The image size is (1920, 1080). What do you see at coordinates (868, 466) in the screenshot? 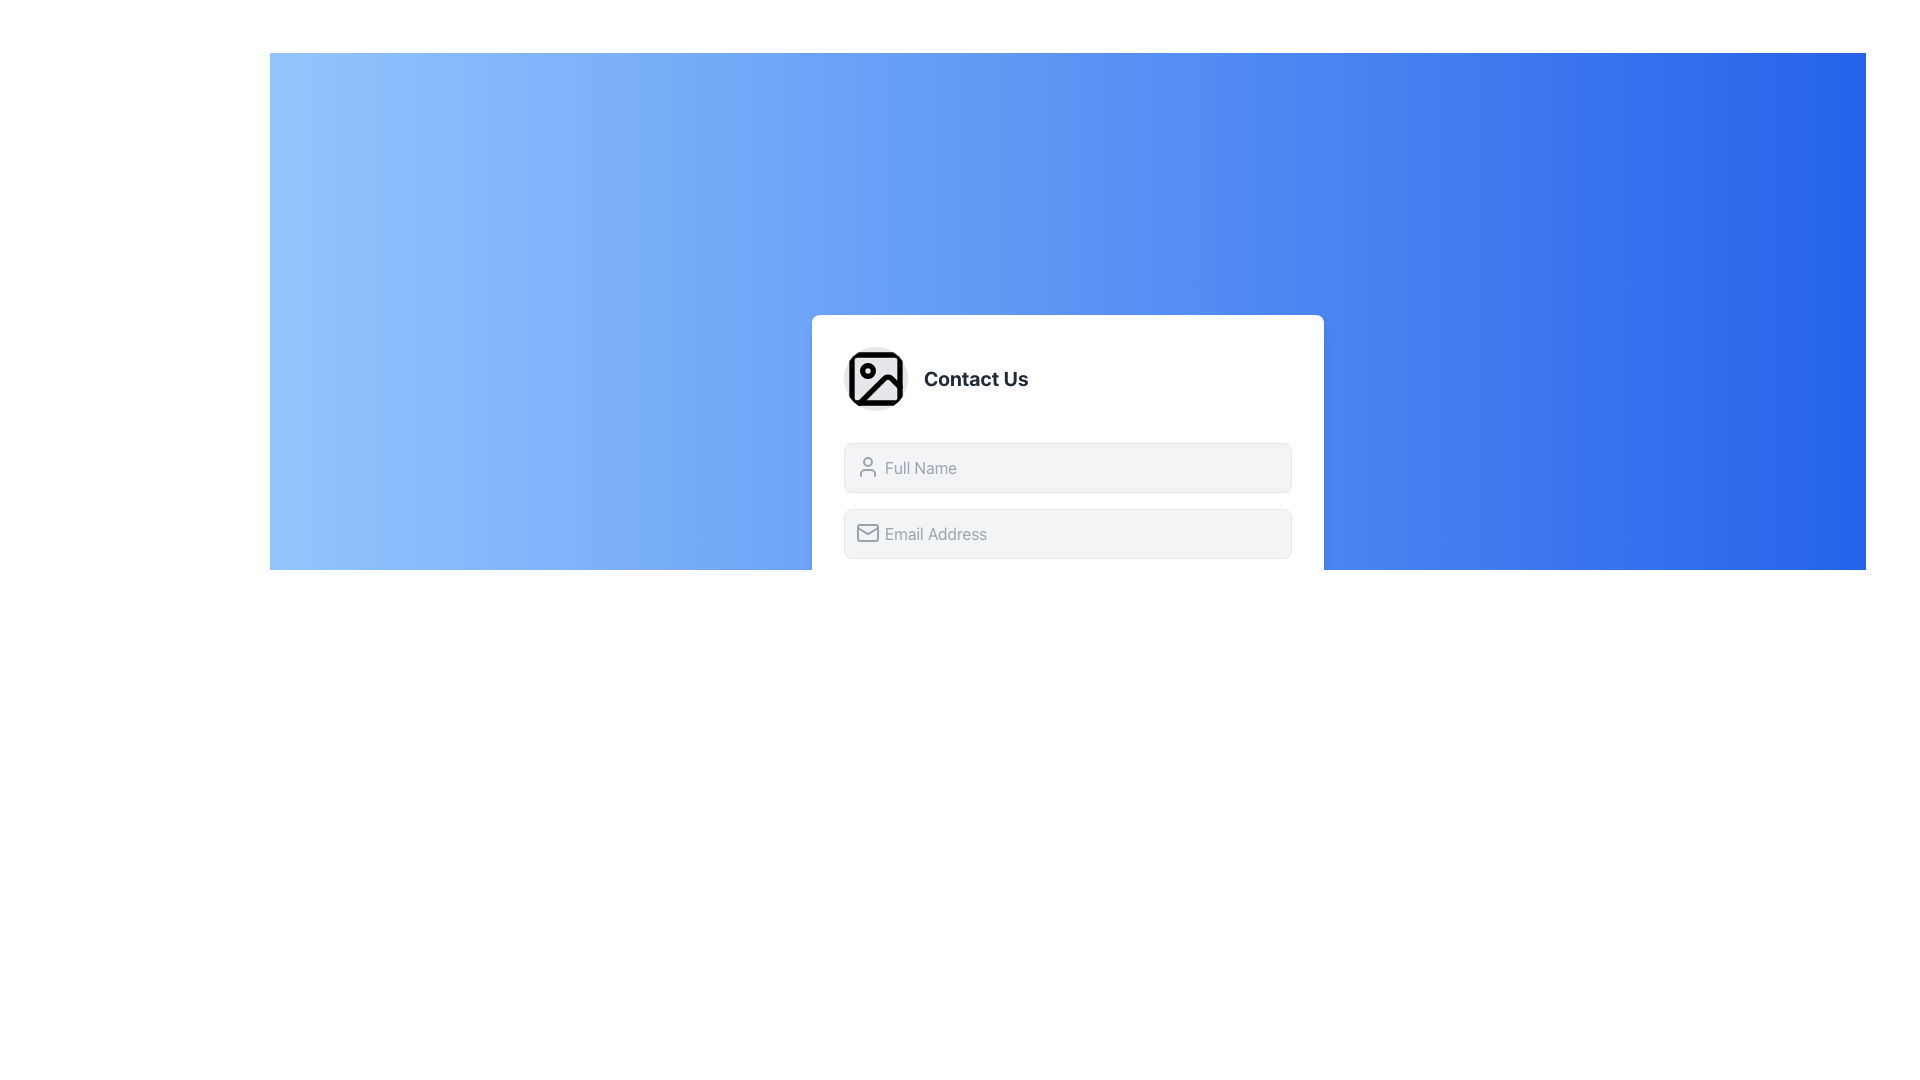
I see `the icon that indicates the user-related data entry for the 'Full Name' input field, positioned on the left side of the input box` at bounding box center [868, 466].